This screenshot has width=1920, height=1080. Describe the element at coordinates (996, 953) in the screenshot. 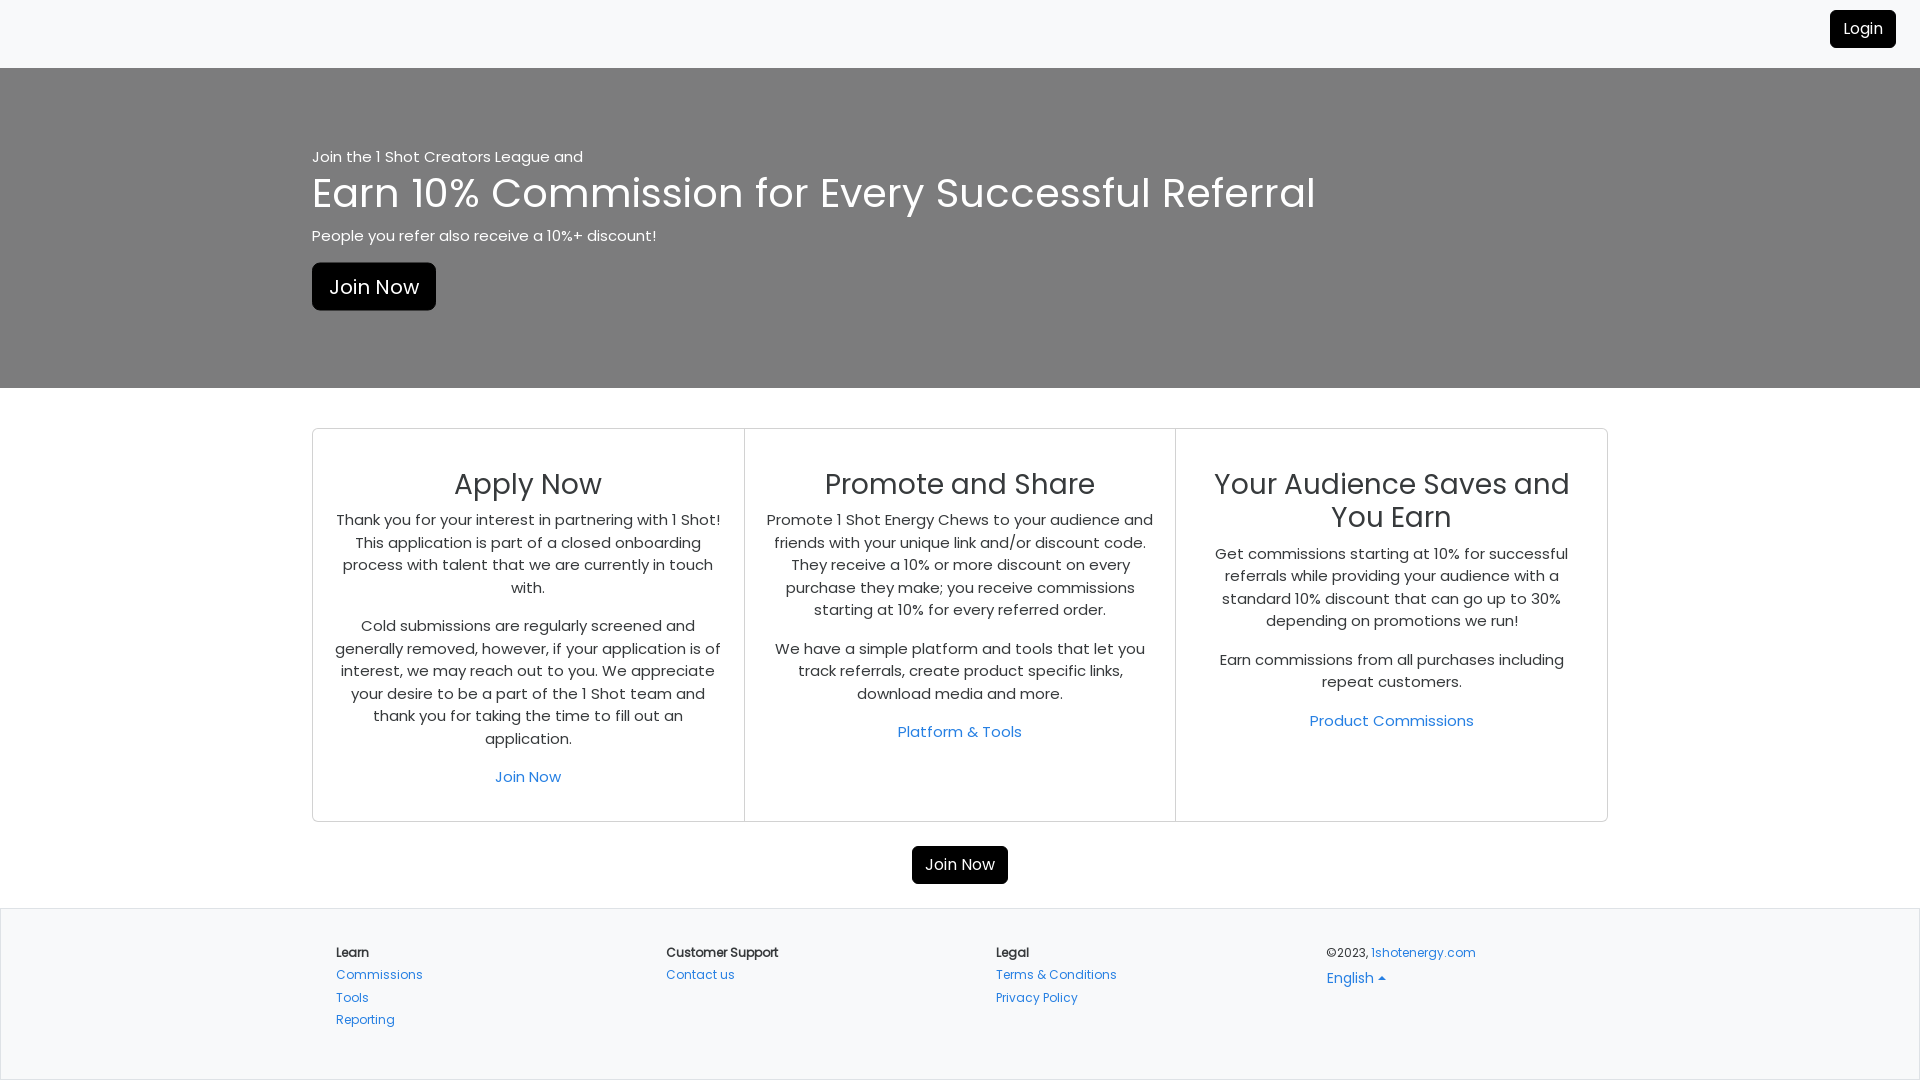

I see `'Privacy Policy'` at that location.